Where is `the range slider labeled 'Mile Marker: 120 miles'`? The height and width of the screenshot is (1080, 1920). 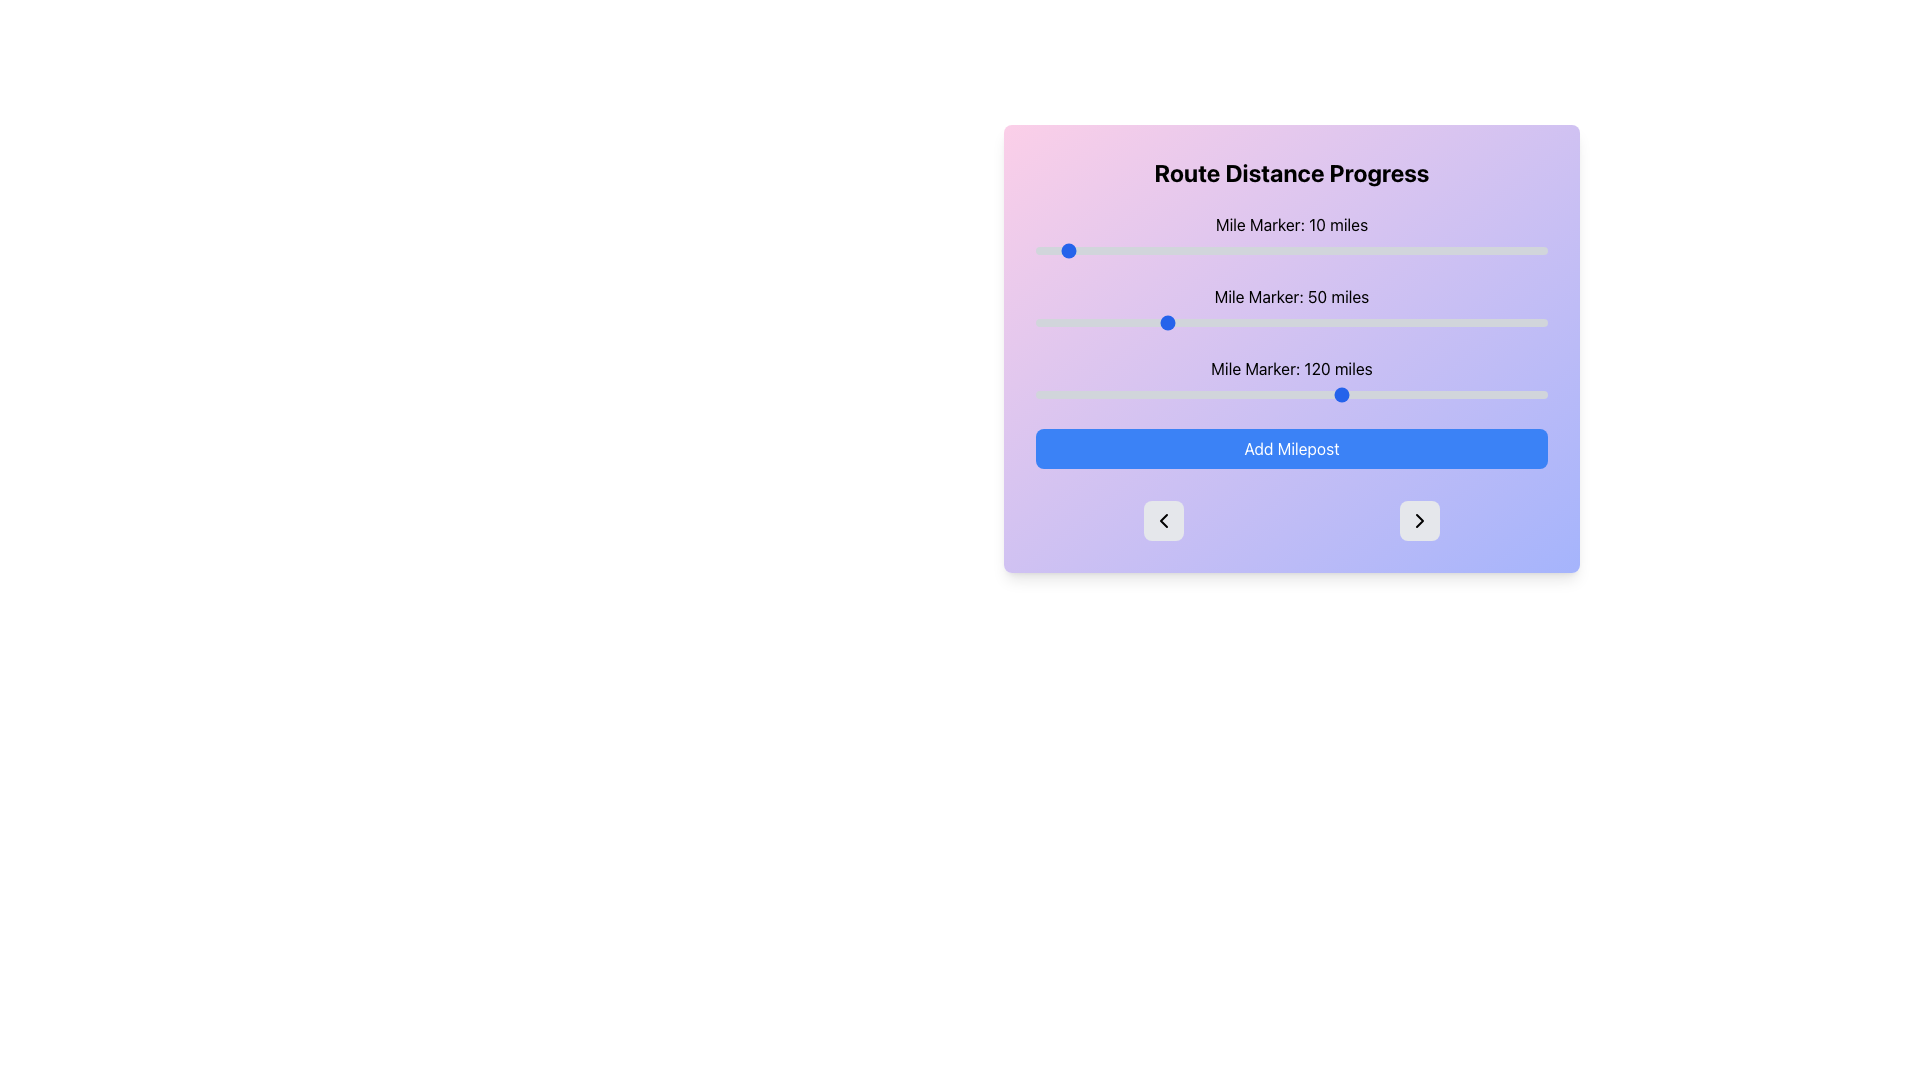
the range slider labeled 'Mile Marker: 120 miles' is located at coordinates (1291, 394).